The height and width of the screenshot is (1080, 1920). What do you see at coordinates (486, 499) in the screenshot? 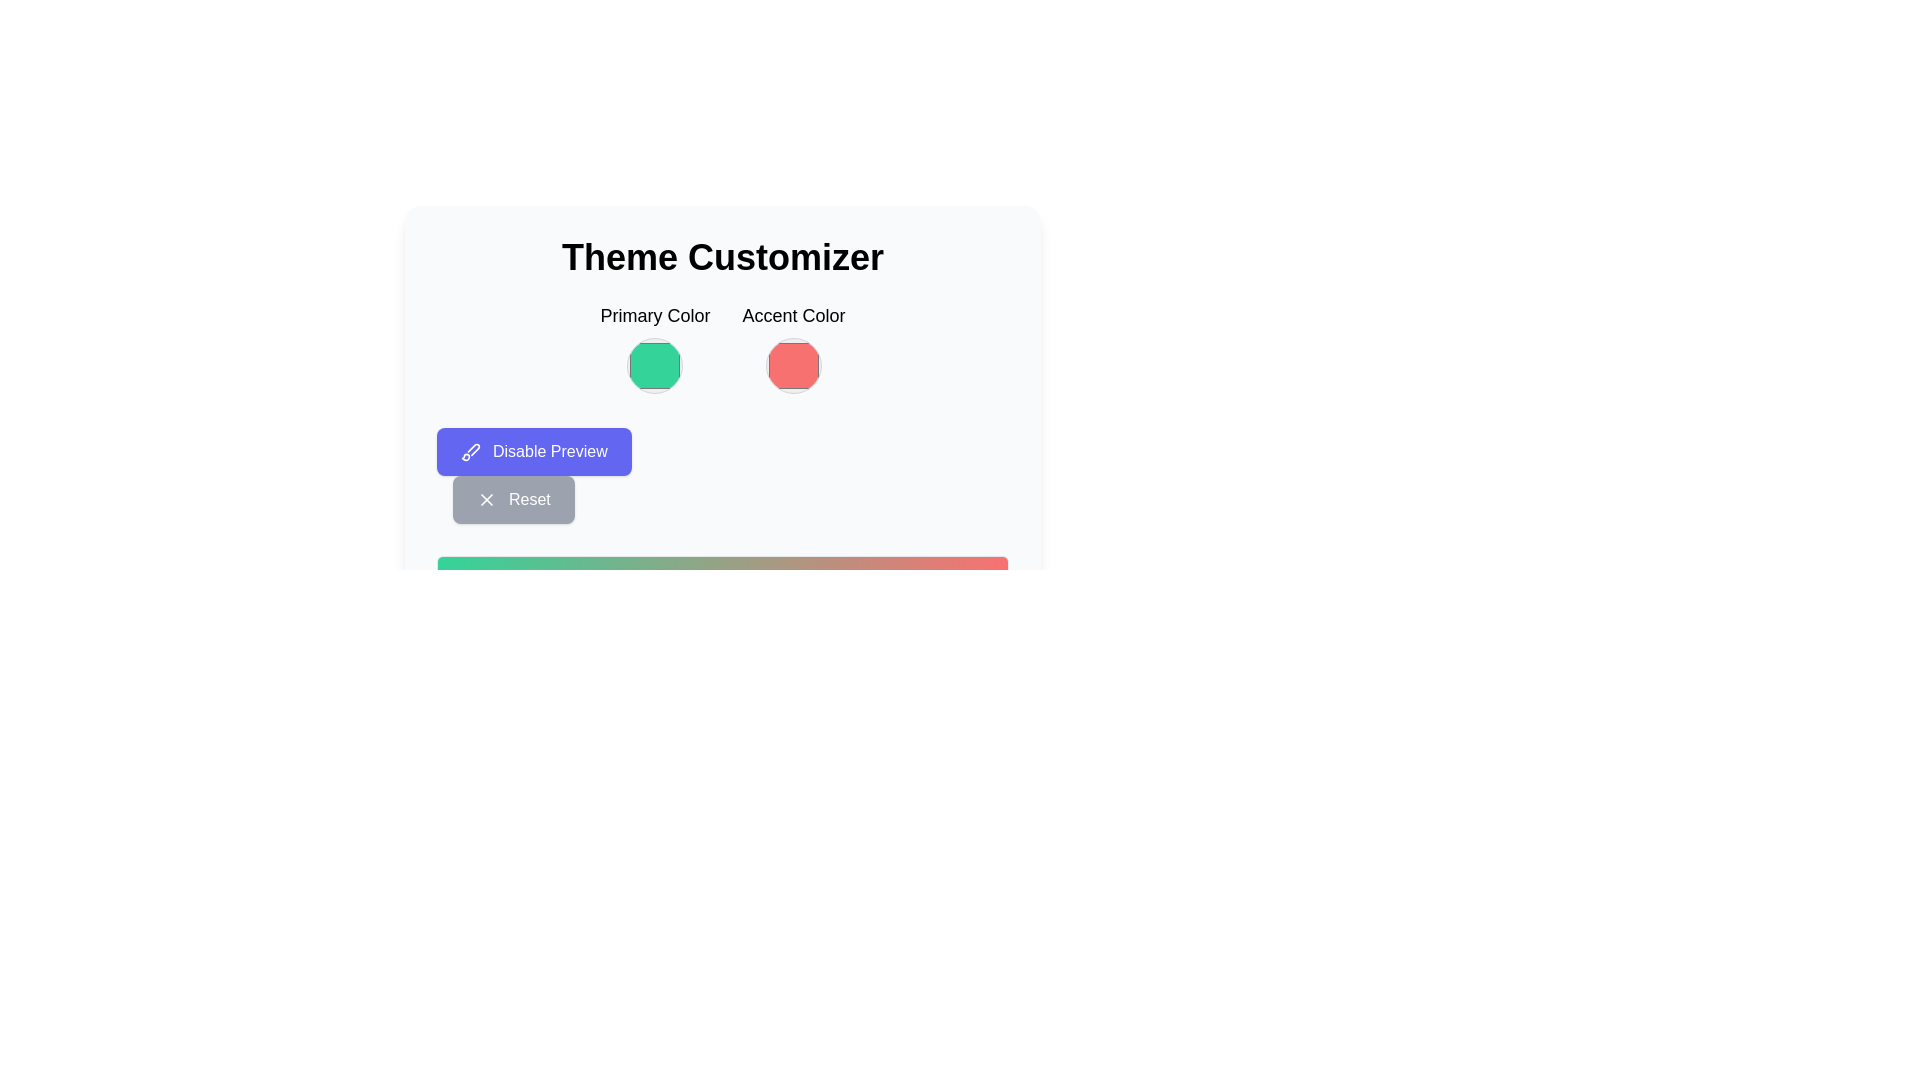
I see `the small 'X' shaped icon located inside the gray 'Reset' button` at bounding box center [486, 499].